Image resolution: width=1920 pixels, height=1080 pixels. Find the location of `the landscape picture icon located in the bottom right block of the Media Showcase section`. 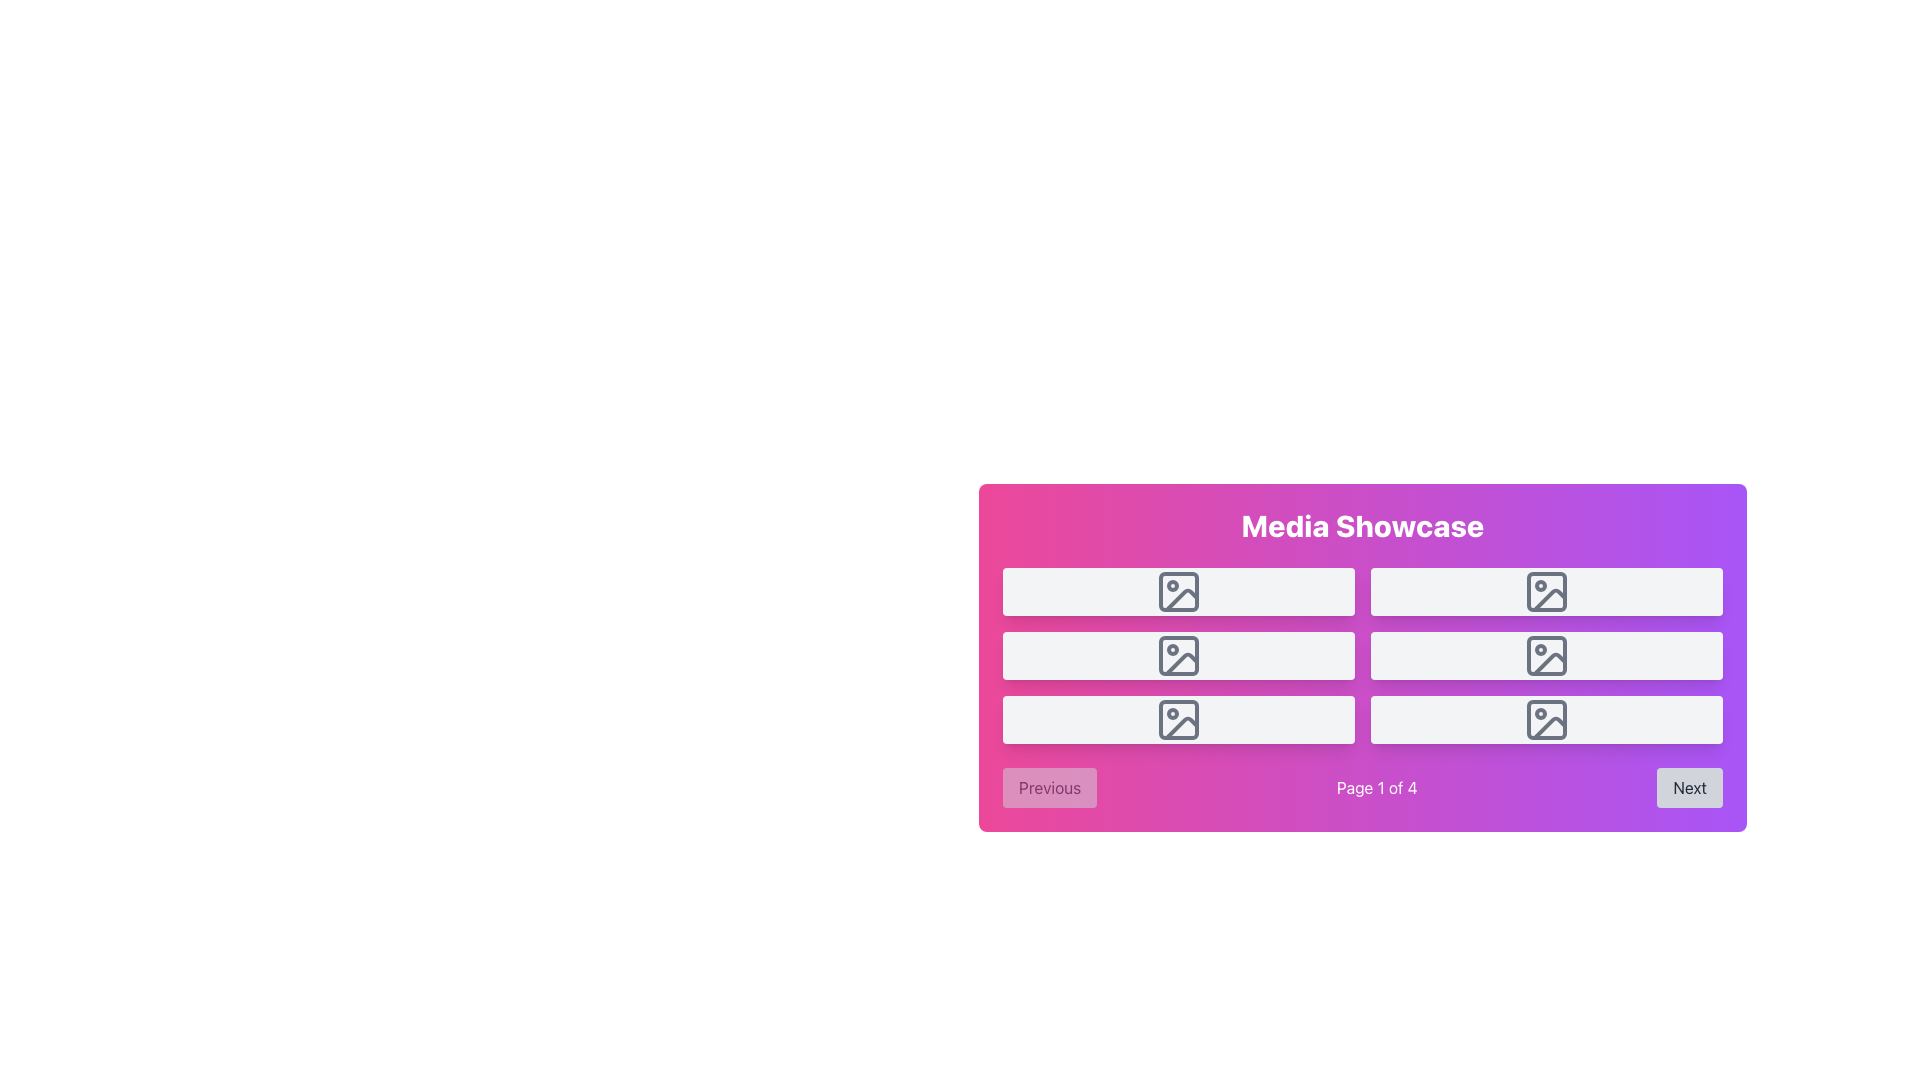

the landscape picture icon located in the bottom right block of the Media Showcase section is located at coordinates (1545, 720).